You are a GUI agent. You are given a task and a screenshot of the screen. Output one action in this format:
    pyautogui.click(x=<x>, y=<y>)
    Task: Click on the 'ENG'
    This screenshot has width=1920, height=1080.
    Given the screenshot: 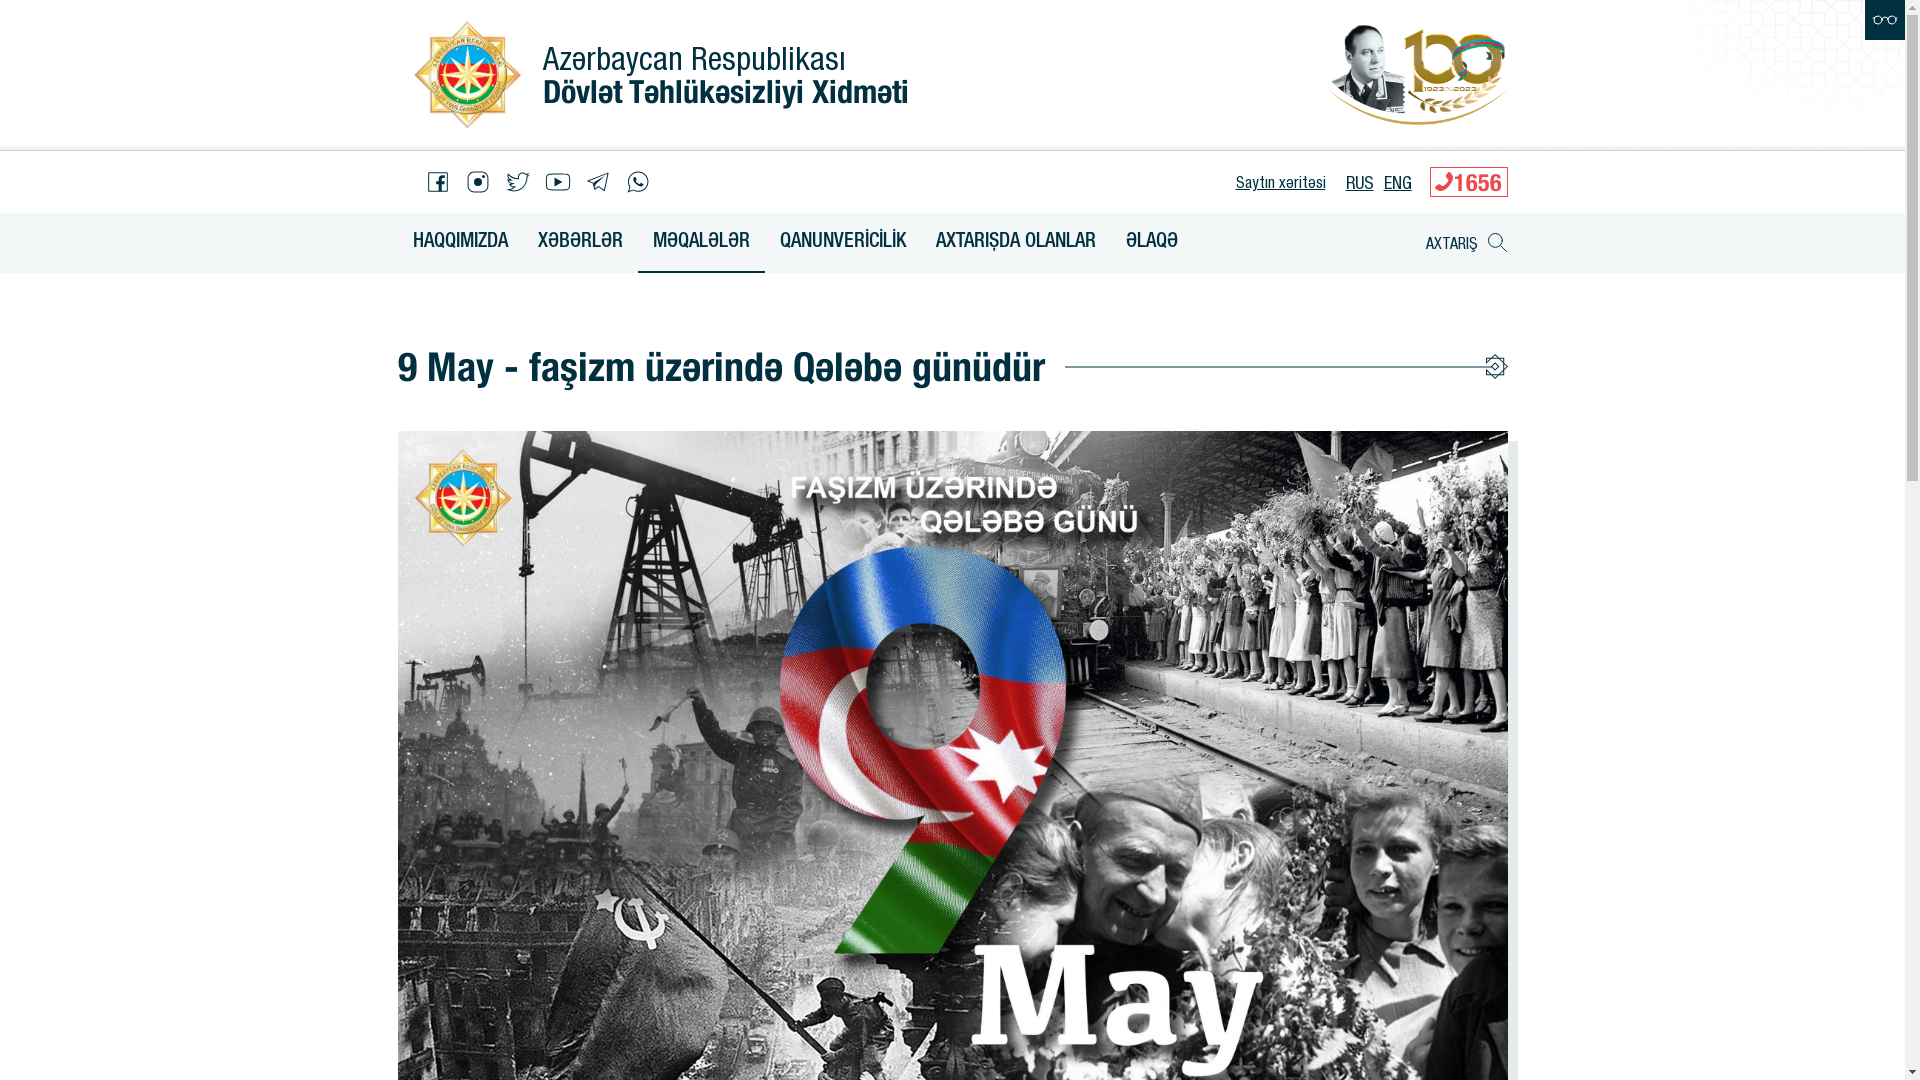 What is the action you would take?
    pyautogui.click(x=1396, y=181)
    